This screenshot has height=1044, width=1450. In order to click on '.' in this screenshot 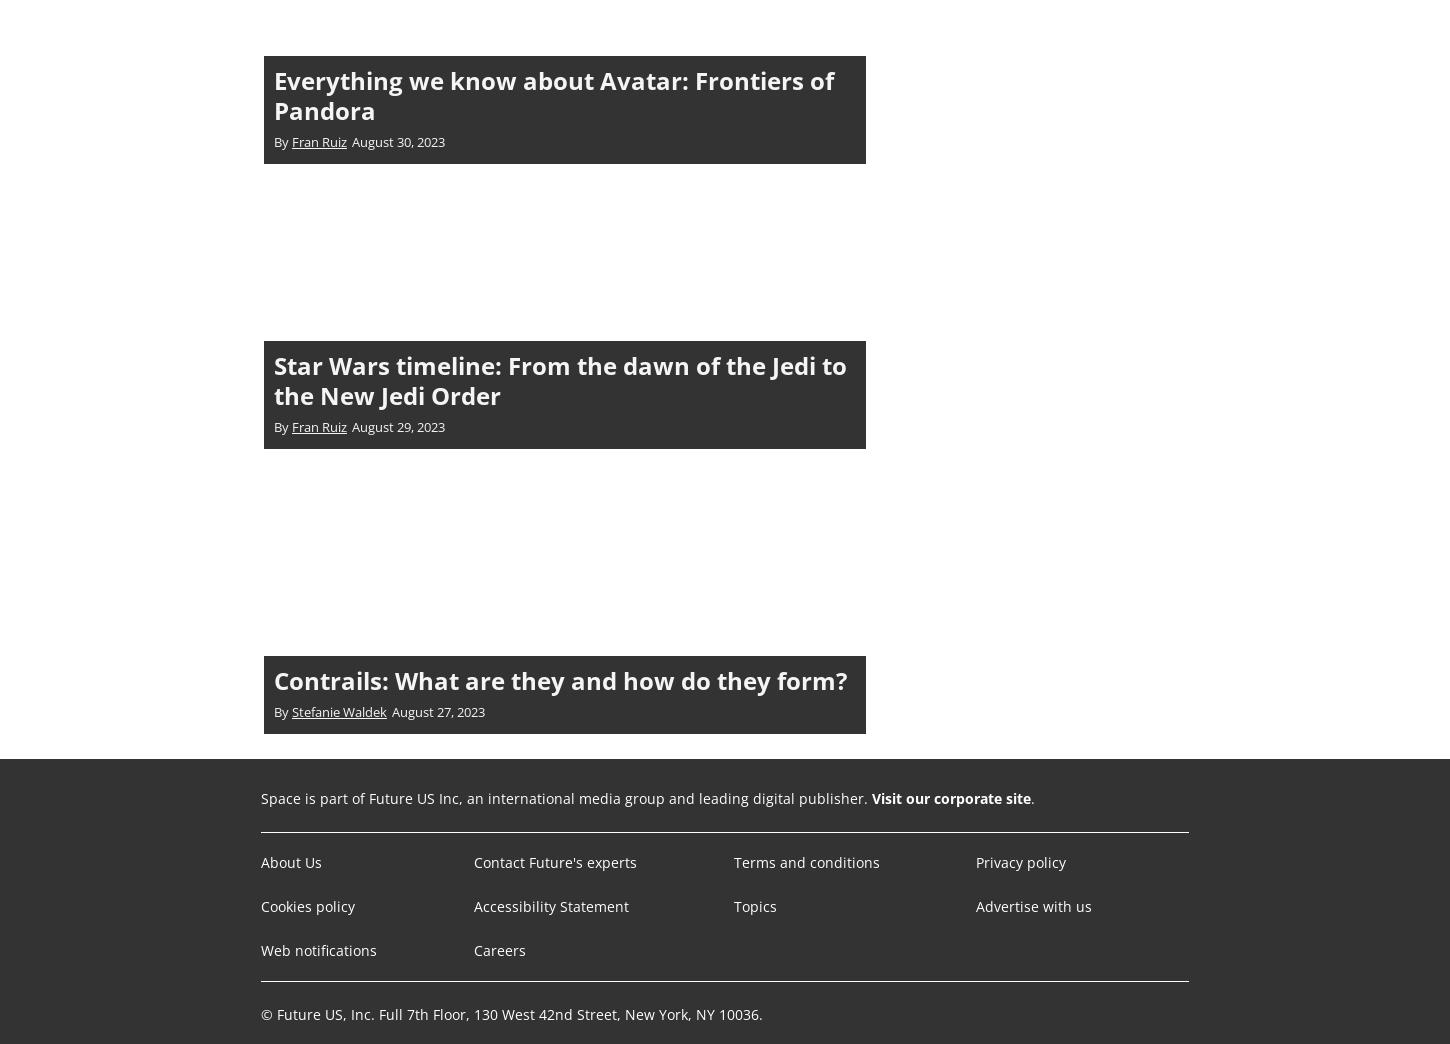, I will do `click(1032, 797)`.